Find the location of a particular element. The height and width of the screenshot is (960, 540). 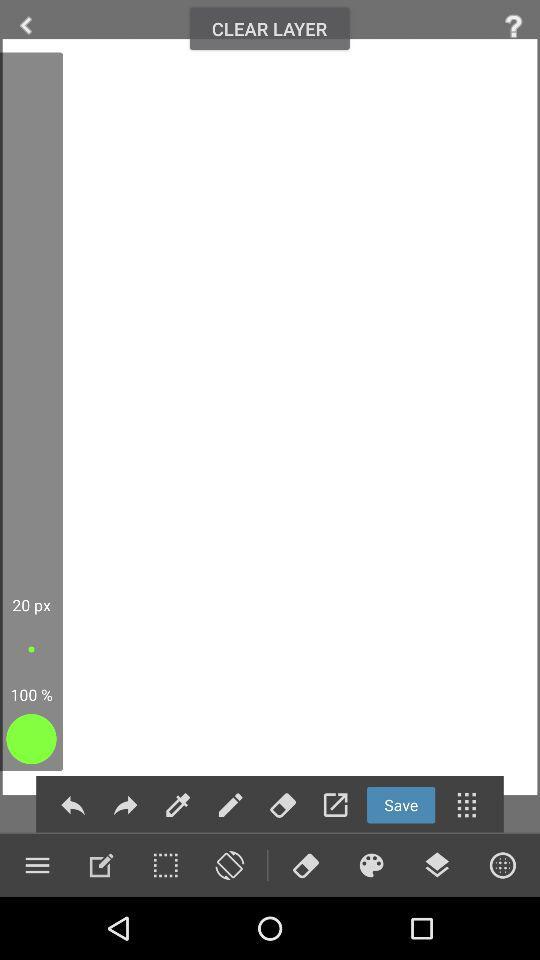

use layers is located at coordinates (436, 864).